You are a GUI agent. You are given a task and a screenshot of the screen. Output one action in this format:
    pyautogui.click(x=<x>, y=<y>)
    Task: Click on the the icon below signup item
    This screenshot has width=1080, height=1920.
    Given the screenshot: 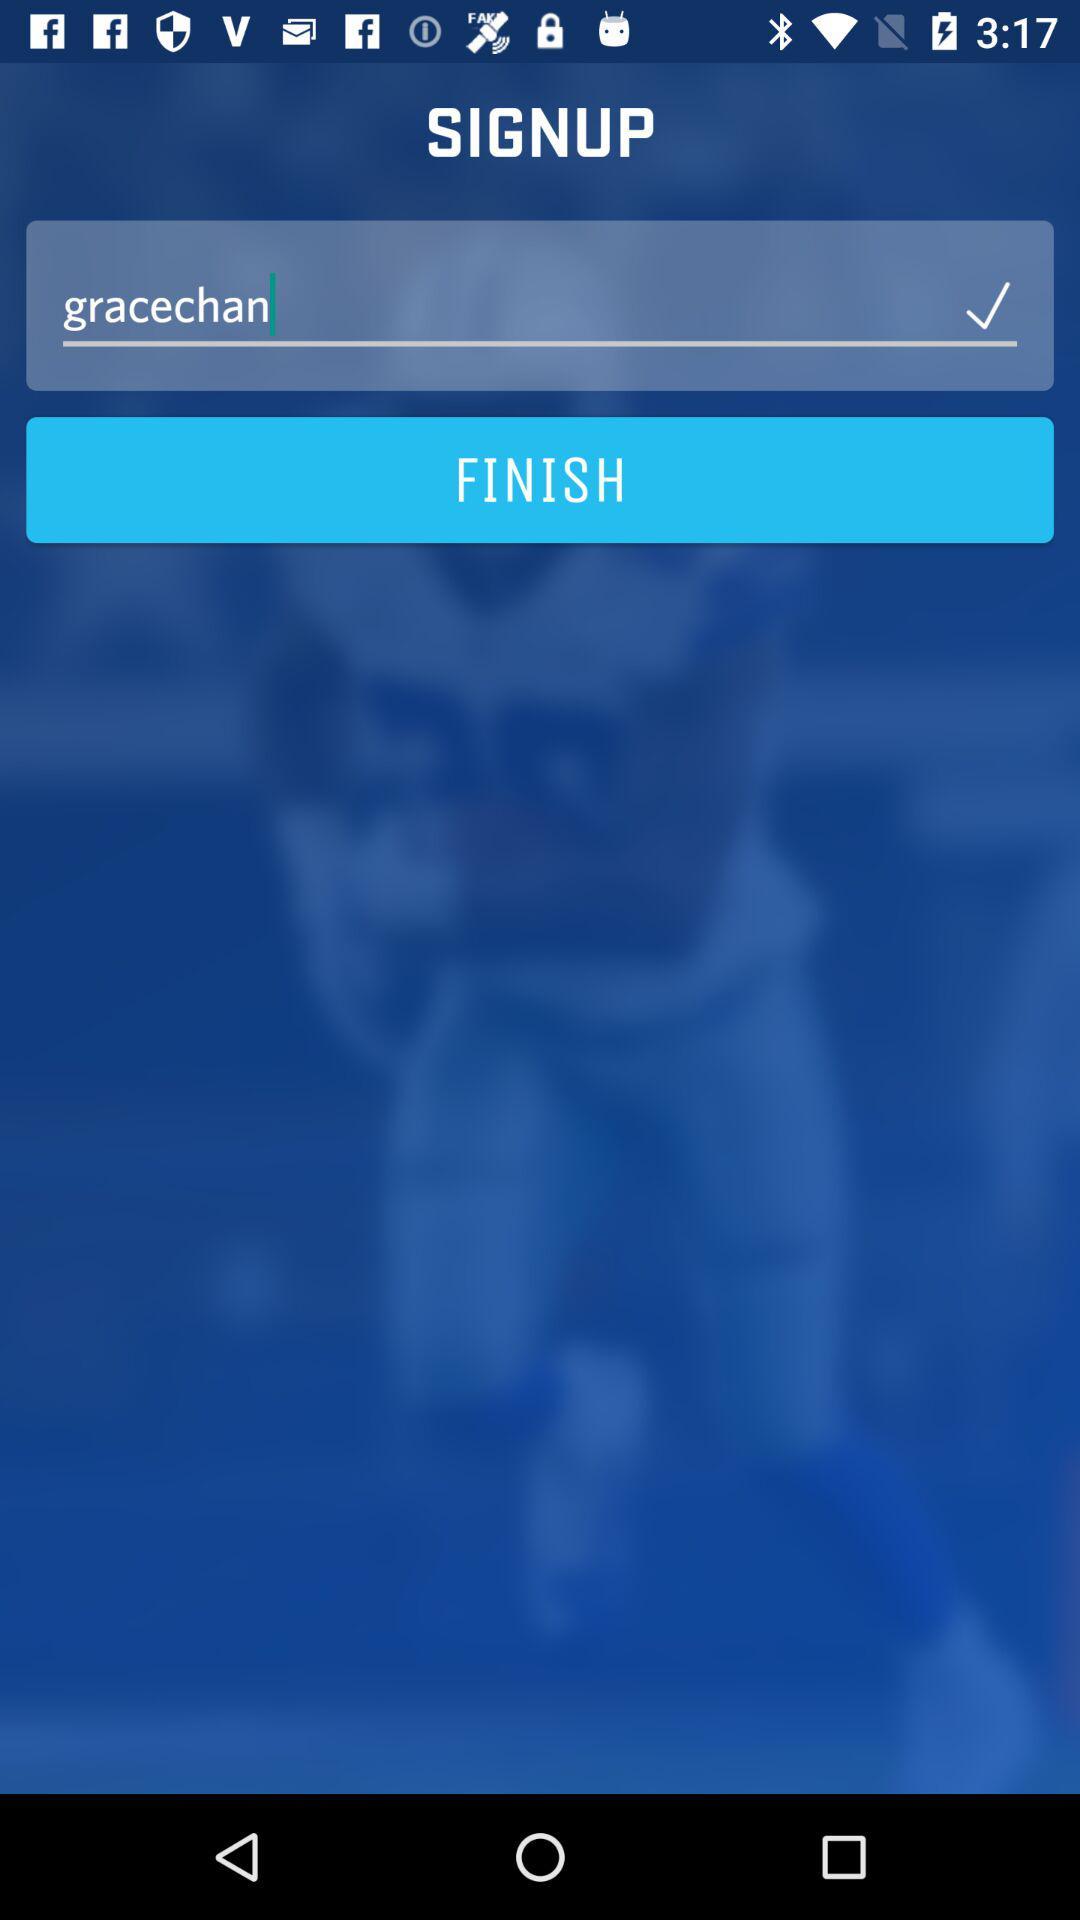 What is the action you would take?
    pyautogui.click(x=540, y=304)
    